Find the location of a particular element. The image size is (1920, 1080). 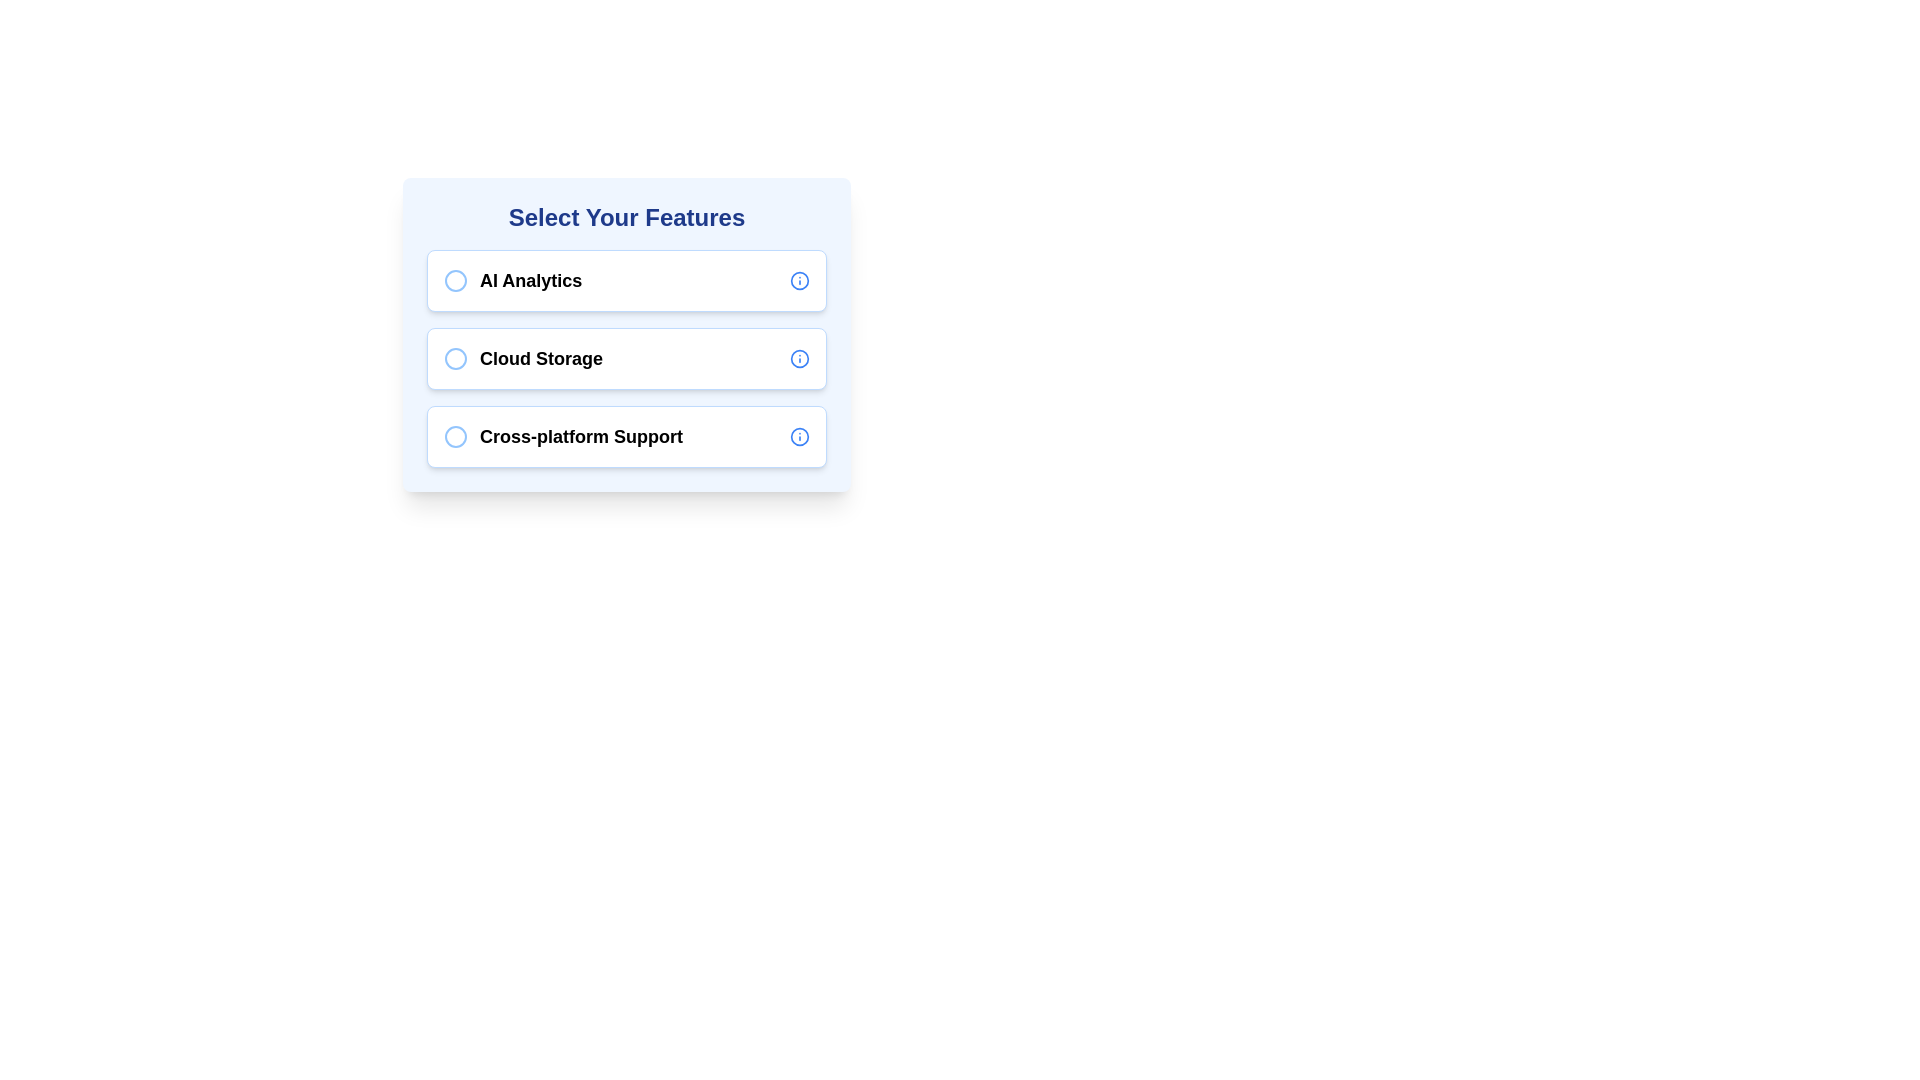

the visual state of the circular icon with a blue outline located to the left of the 'AI Analytics' label is located at coordinates (455, 281).